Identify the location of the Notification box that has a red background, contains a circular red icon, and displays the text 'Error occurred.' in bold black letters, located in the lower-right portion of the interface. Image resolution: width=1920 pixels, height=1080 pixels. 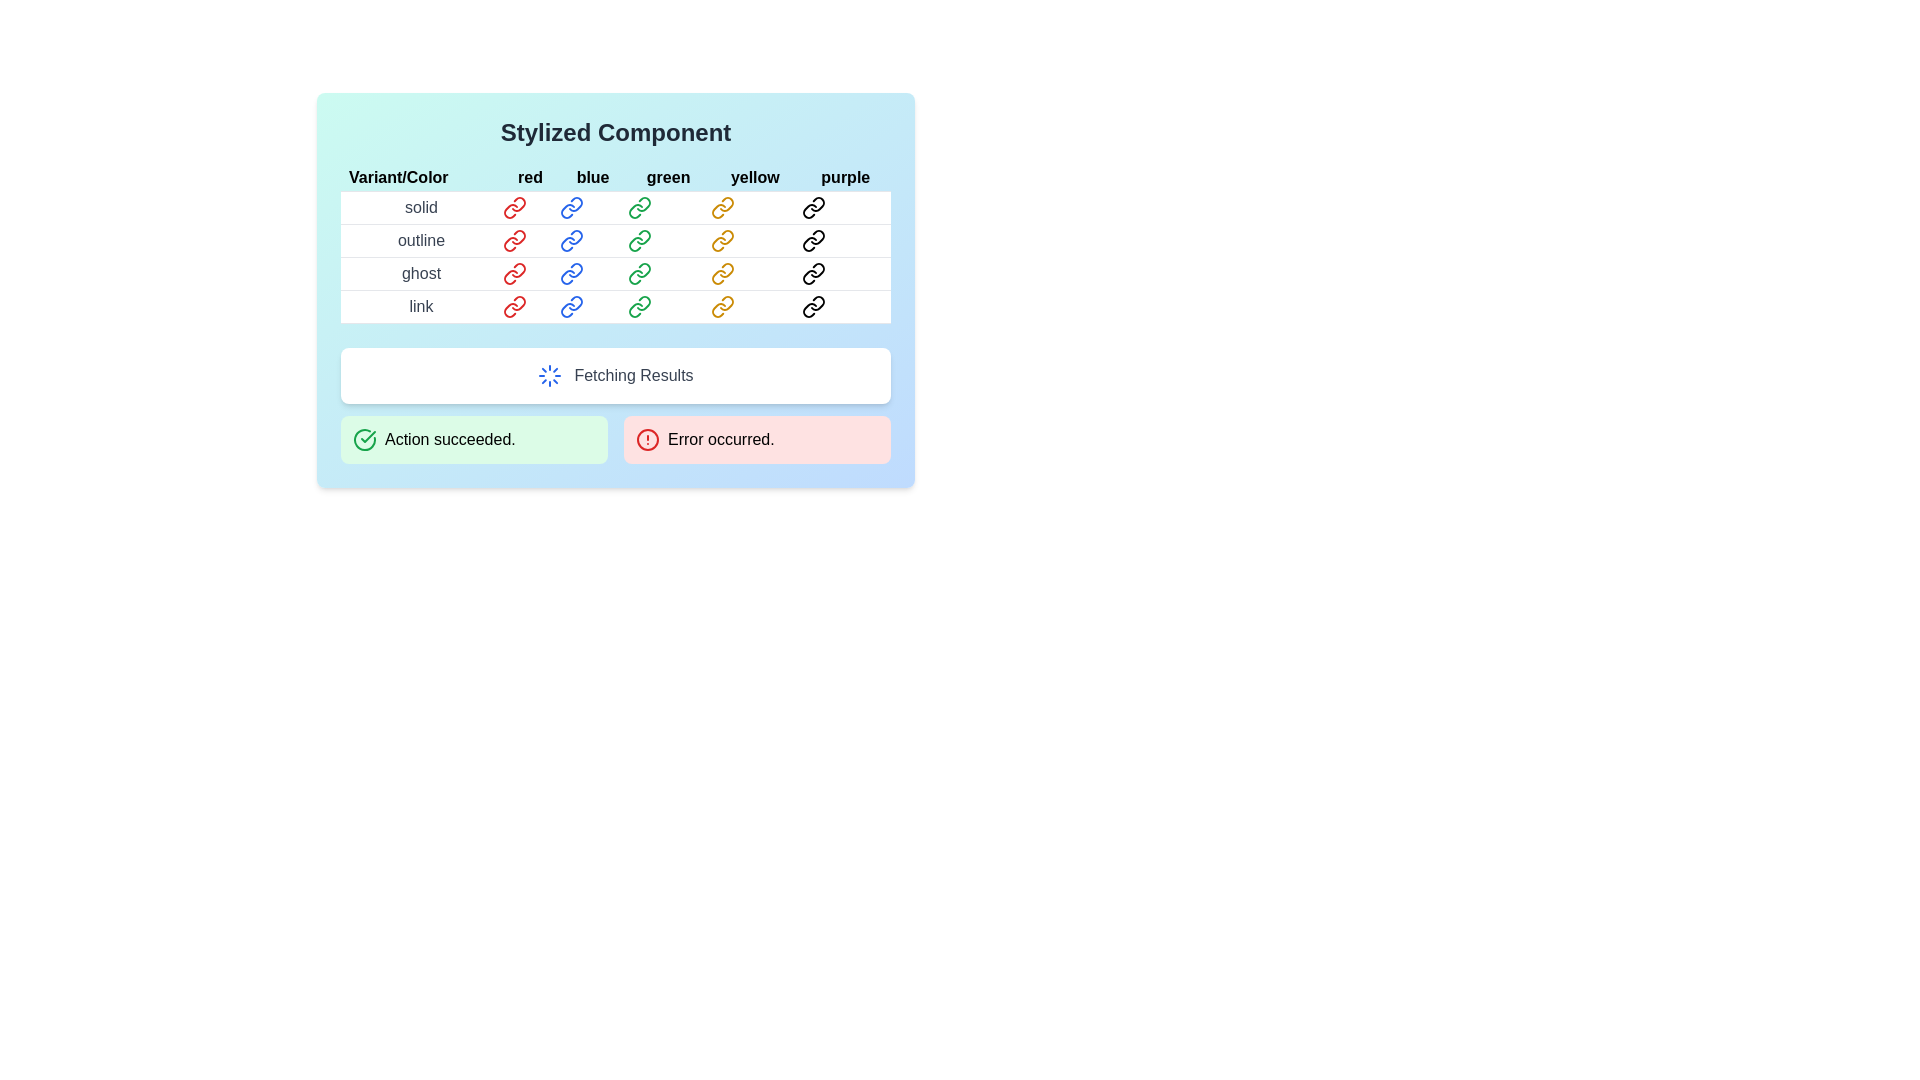
(756, 438).